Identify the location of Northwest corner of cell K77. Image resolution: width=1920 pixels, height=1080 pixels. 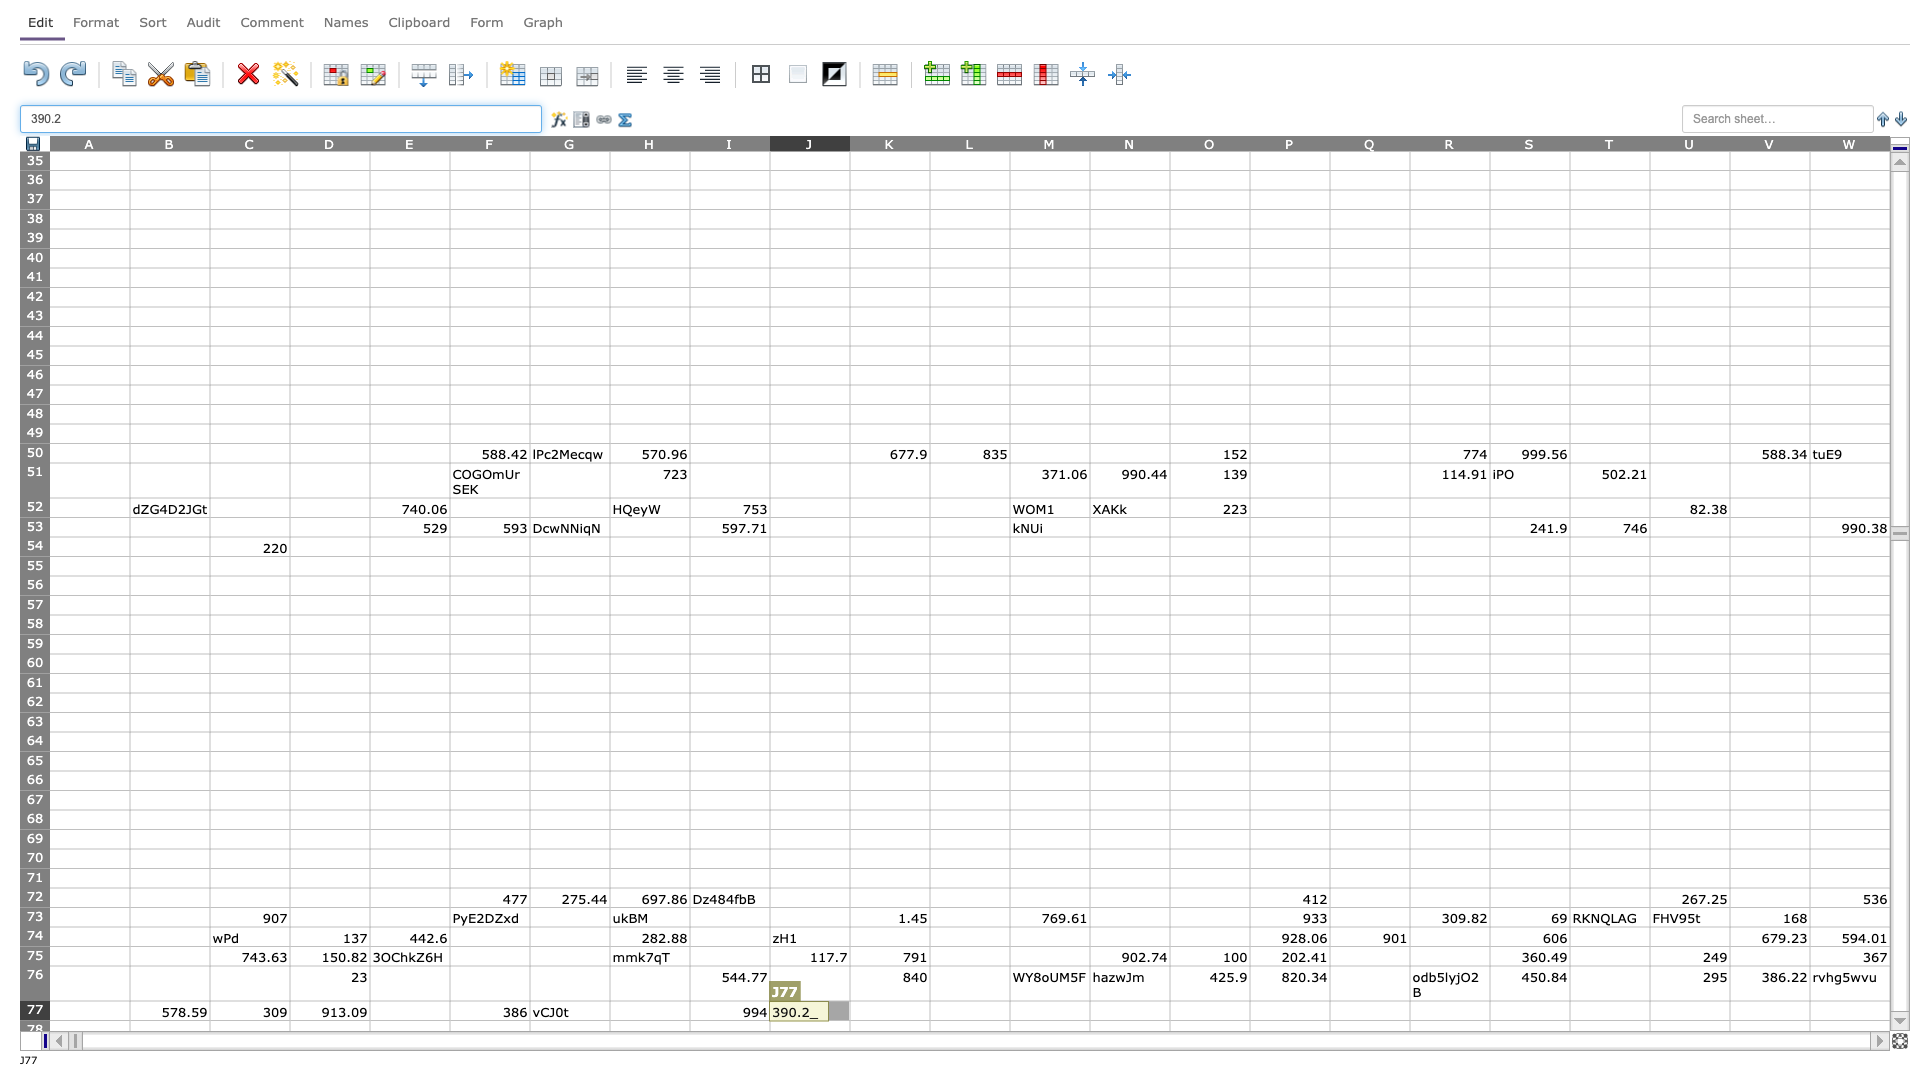
(849, 1001).